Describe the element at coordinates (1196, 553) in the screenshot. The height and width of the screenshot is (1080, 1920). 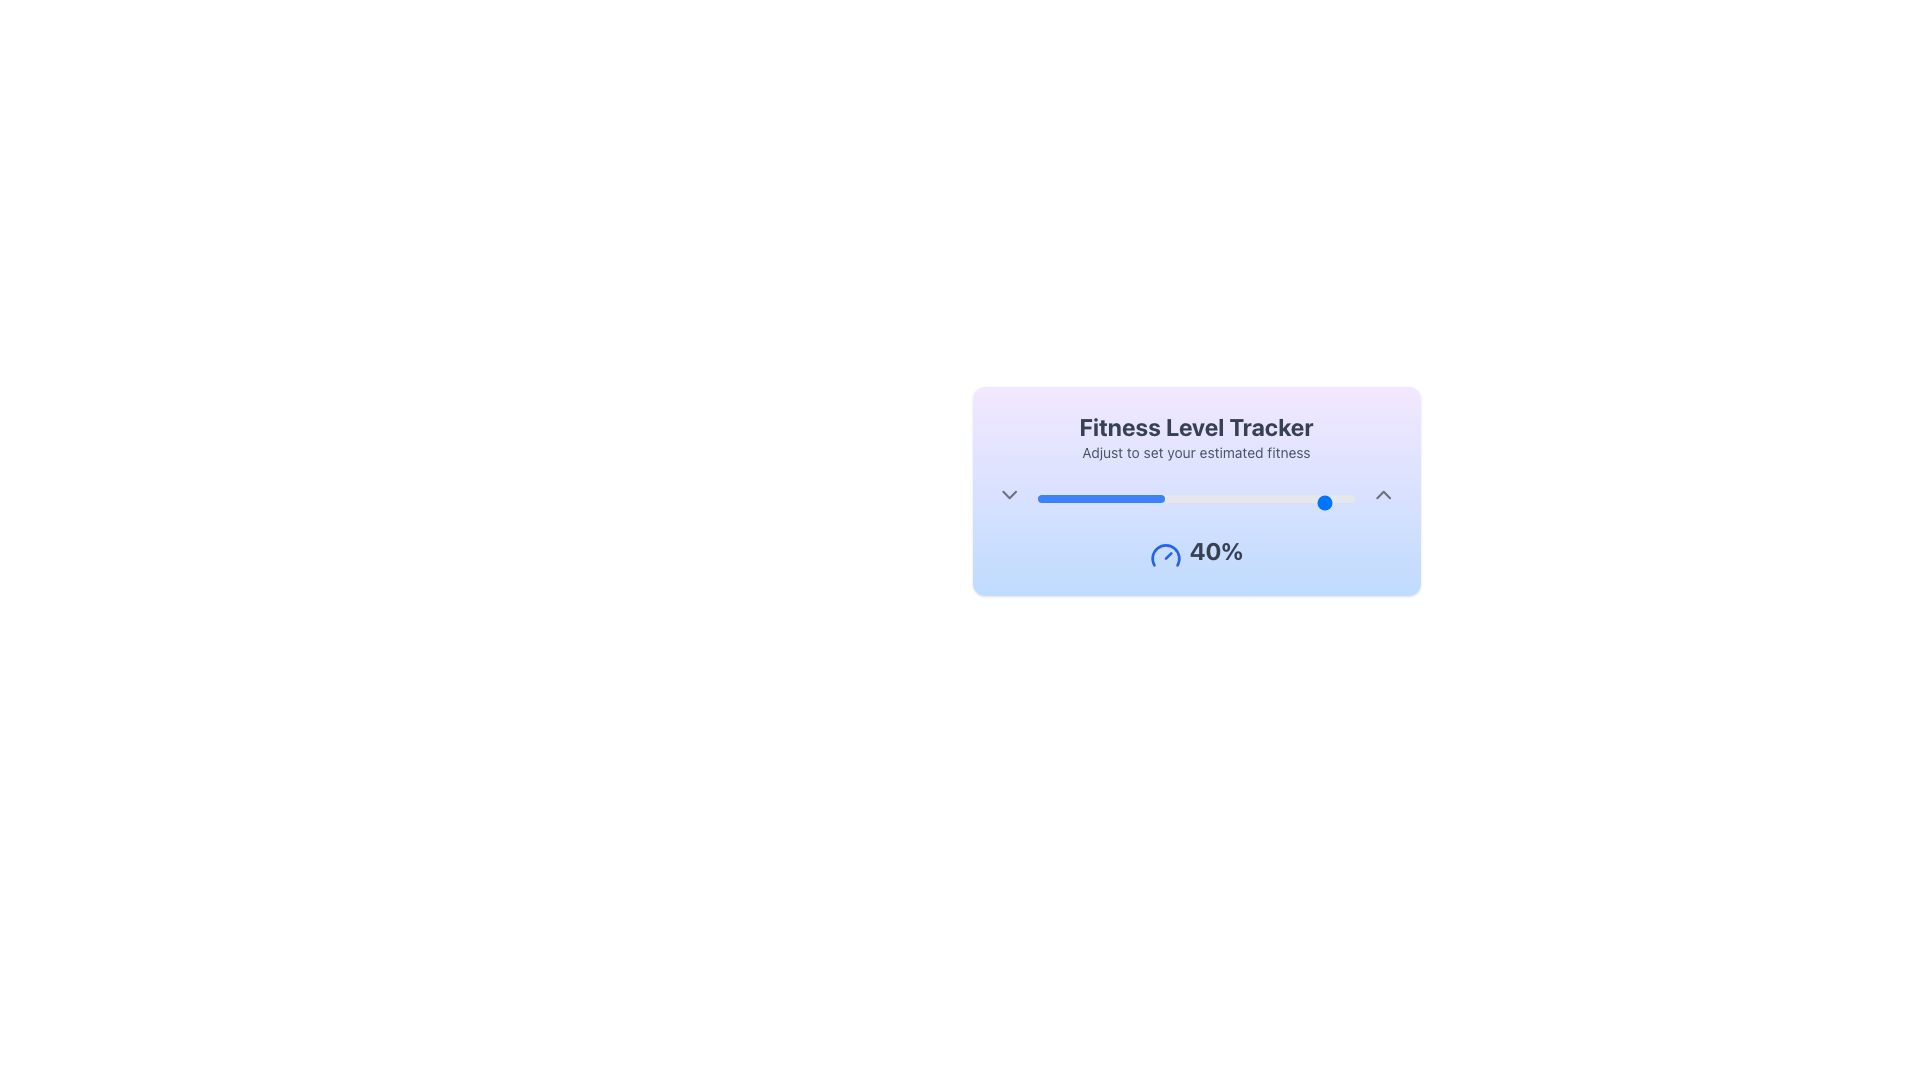
I see `the '40%' text label with a gauge icon in the 'Fitness Level Tracker' card` at that location.